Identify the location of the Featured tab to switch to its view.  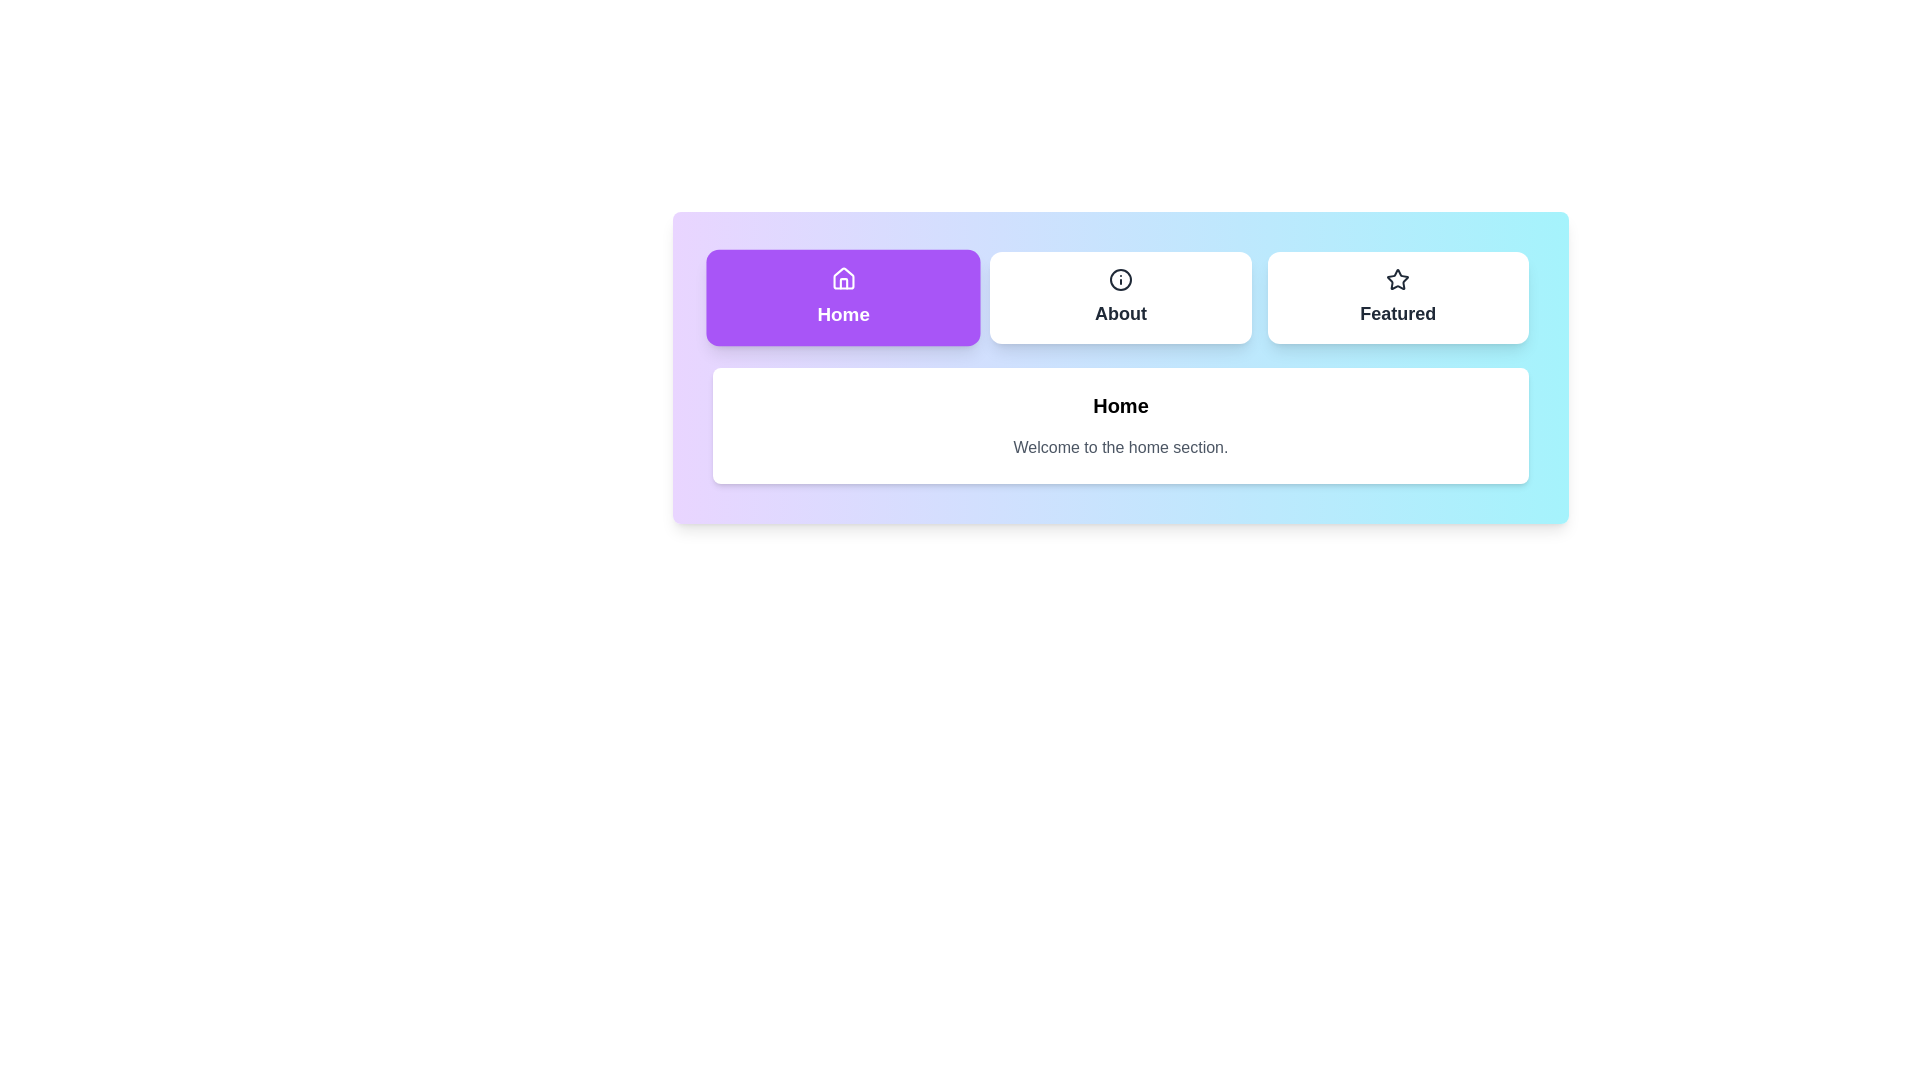
(1397, 297).